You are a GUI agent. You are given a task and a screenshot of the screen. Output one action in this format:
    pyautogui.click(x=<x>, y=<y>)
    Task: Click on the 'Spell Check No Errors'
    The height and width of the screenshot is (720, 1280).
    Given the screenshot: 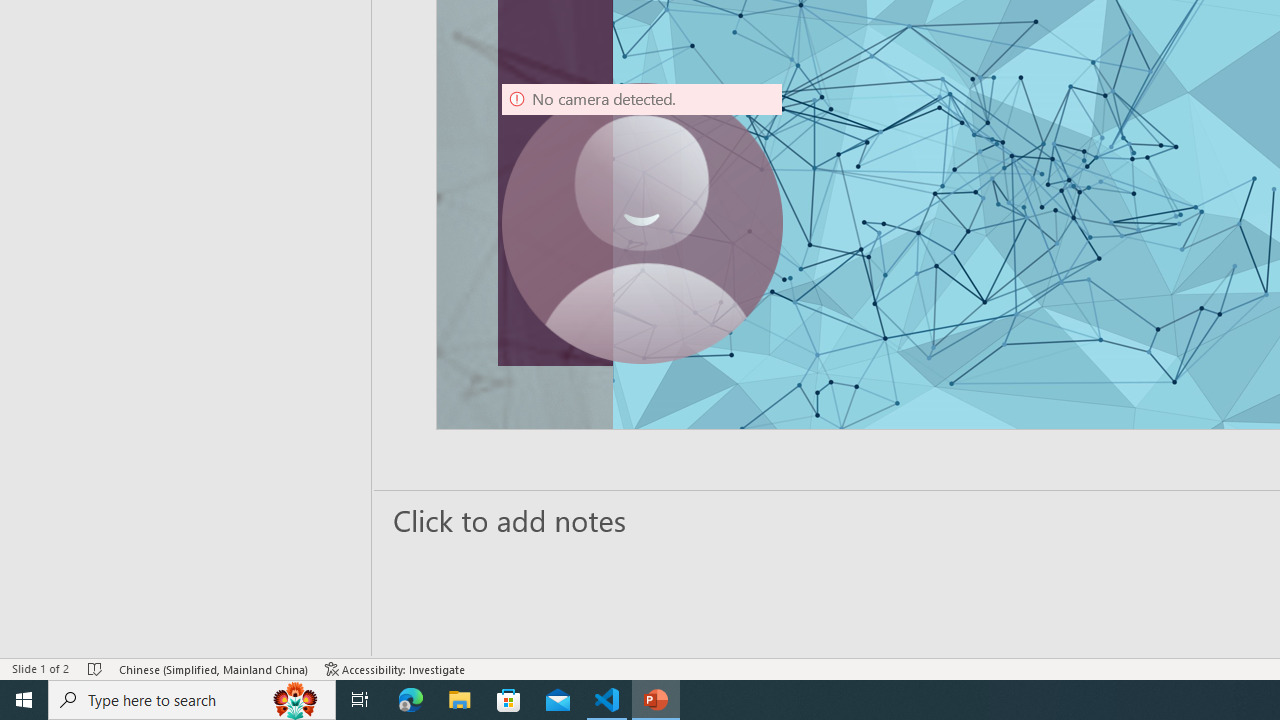 What is the action you would take?
    pyautogui.click(x=95, y=669)
    